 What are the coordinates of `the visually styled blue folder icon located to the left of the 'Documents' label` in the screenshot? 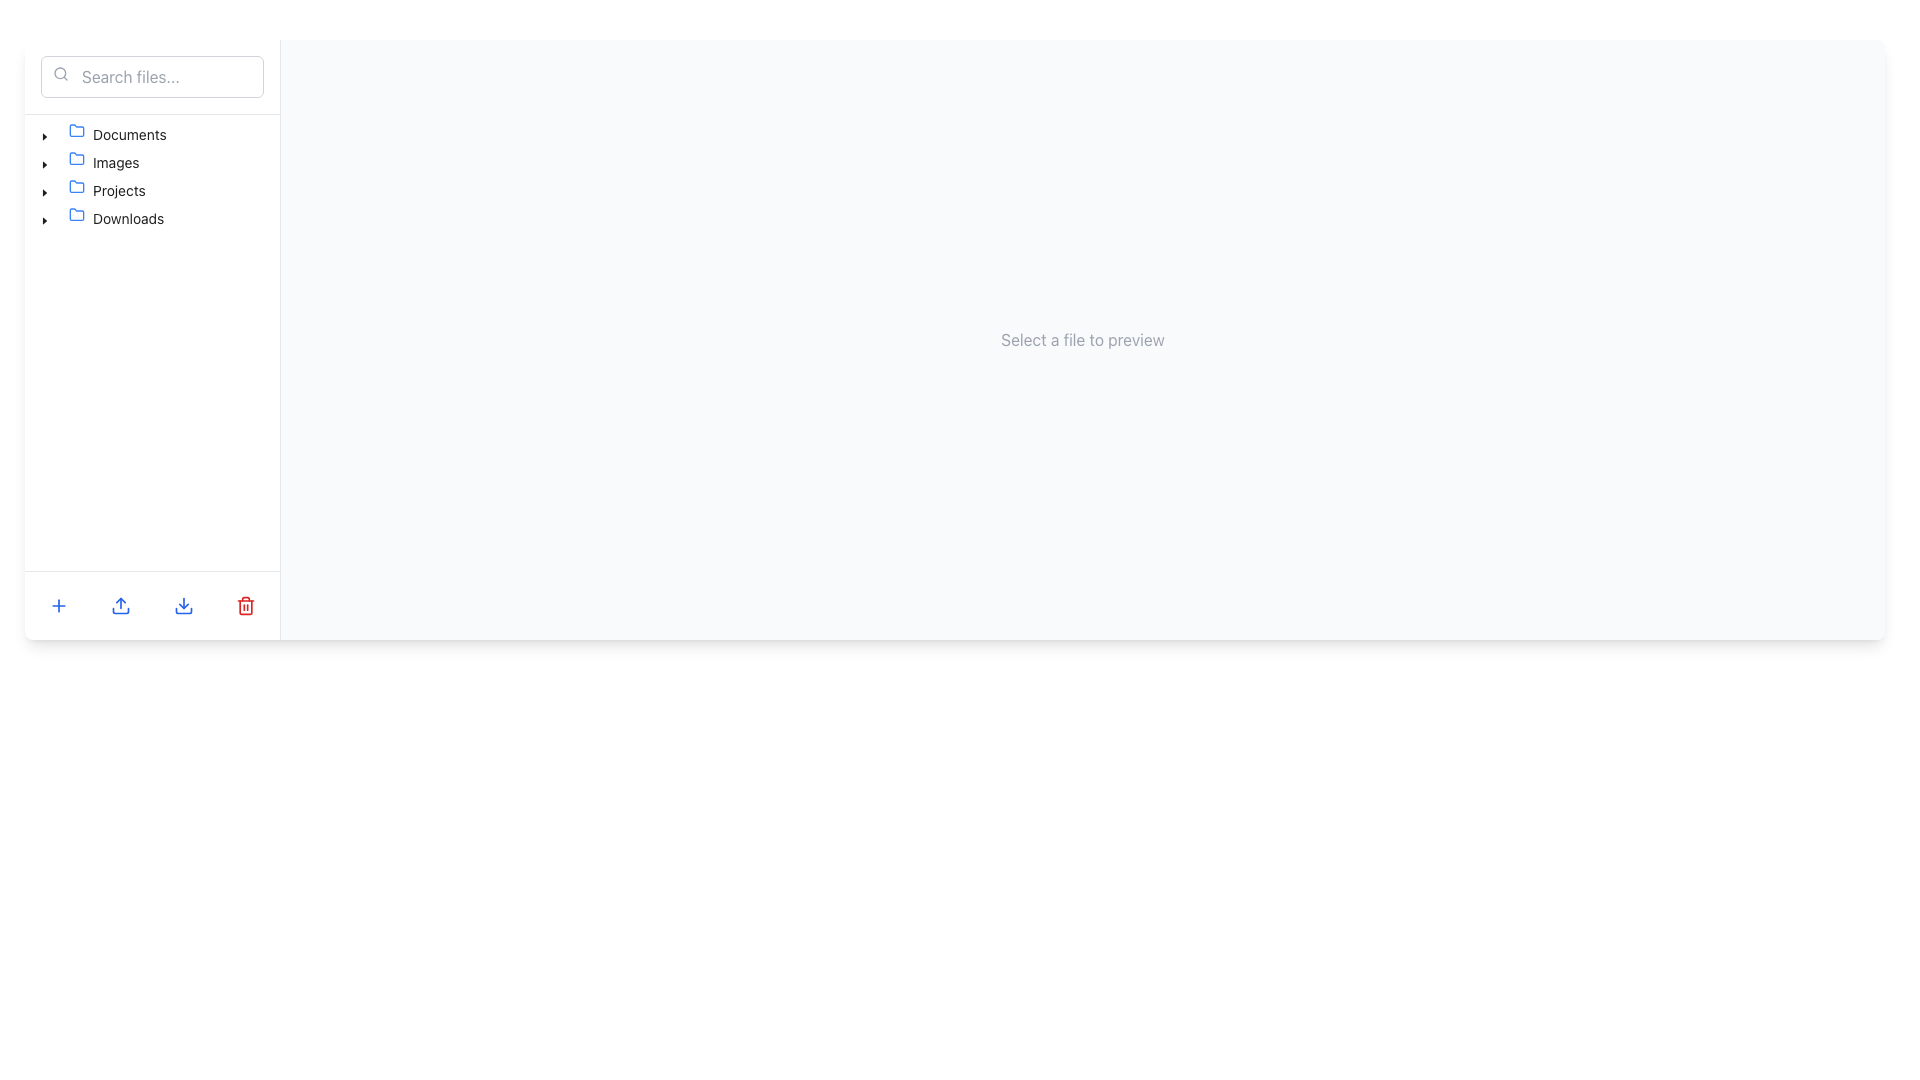 It's located at (80, 135).